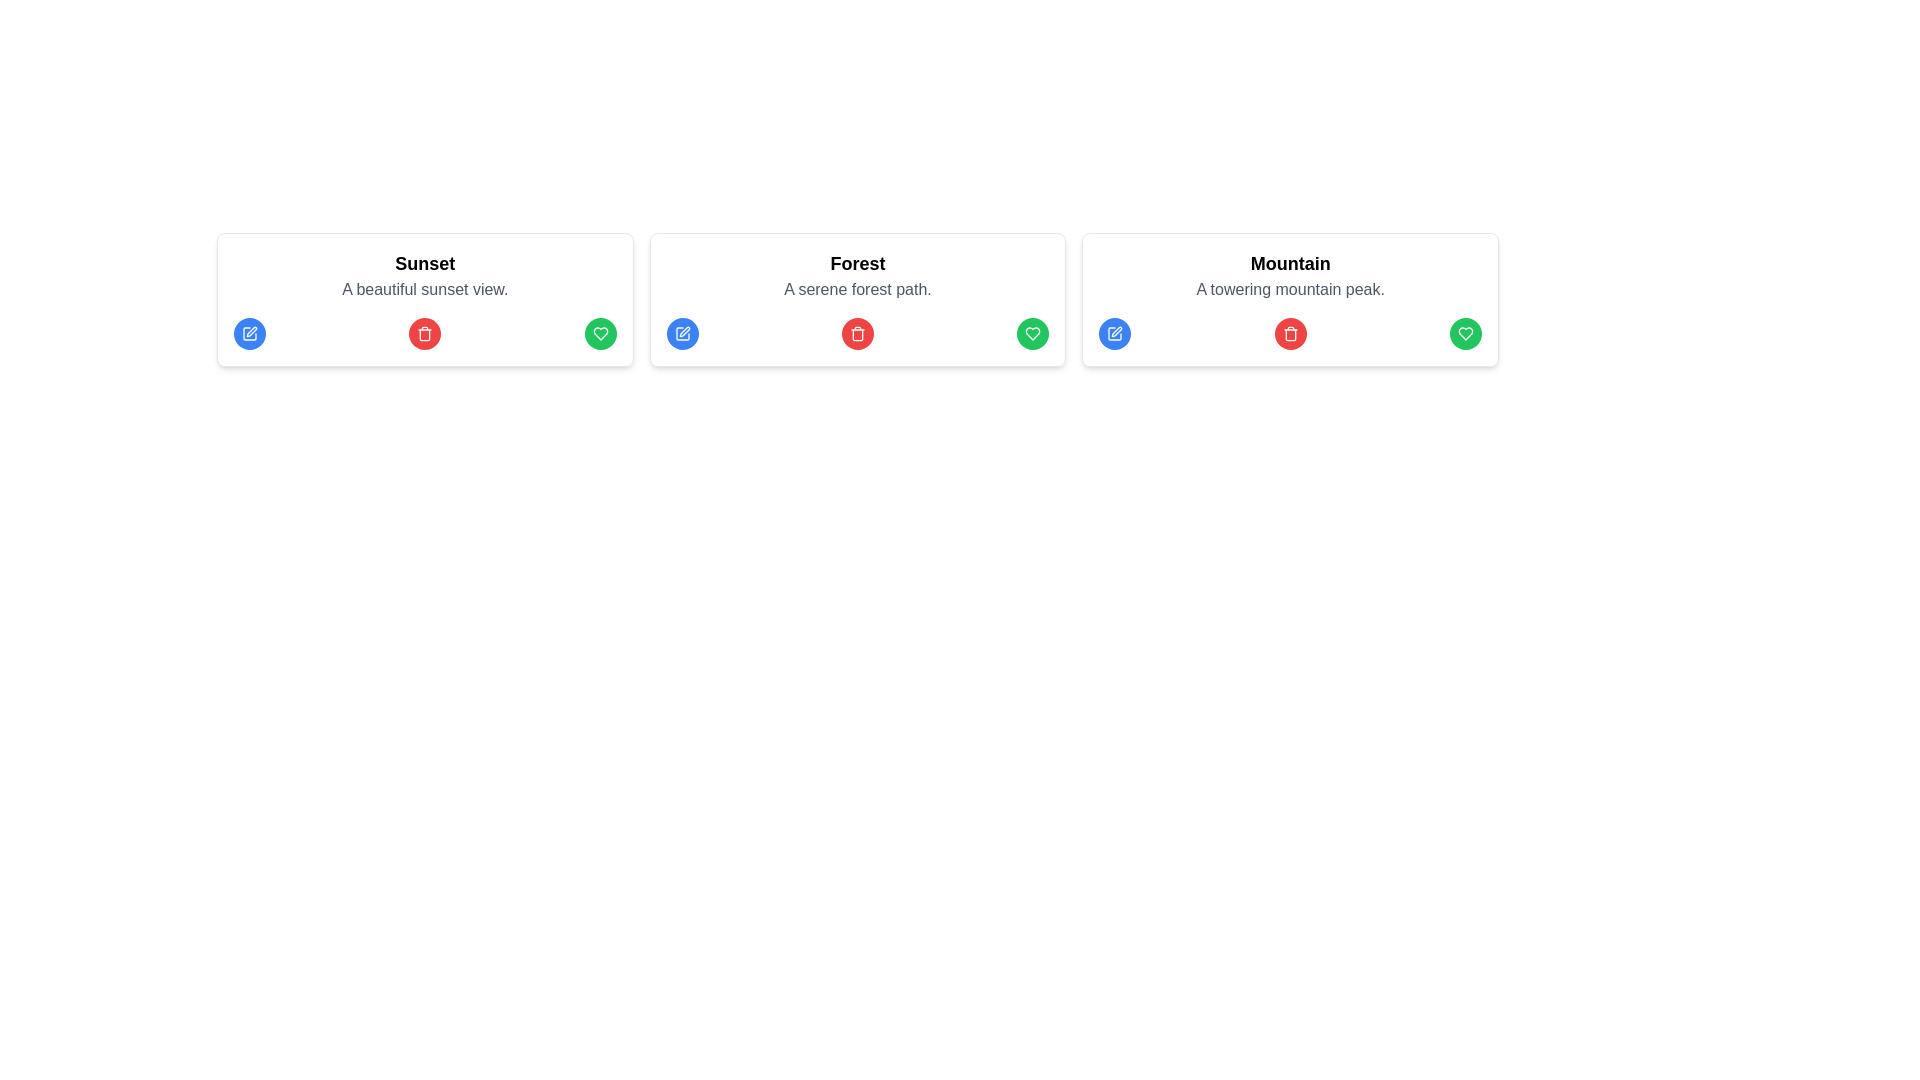 Image resolution: width=1920 pixels, height=1080 pixels. I want to click on the circular red button with a trash icon inside, which is the second button from the left in the row of three buttons, so click(424, 333).